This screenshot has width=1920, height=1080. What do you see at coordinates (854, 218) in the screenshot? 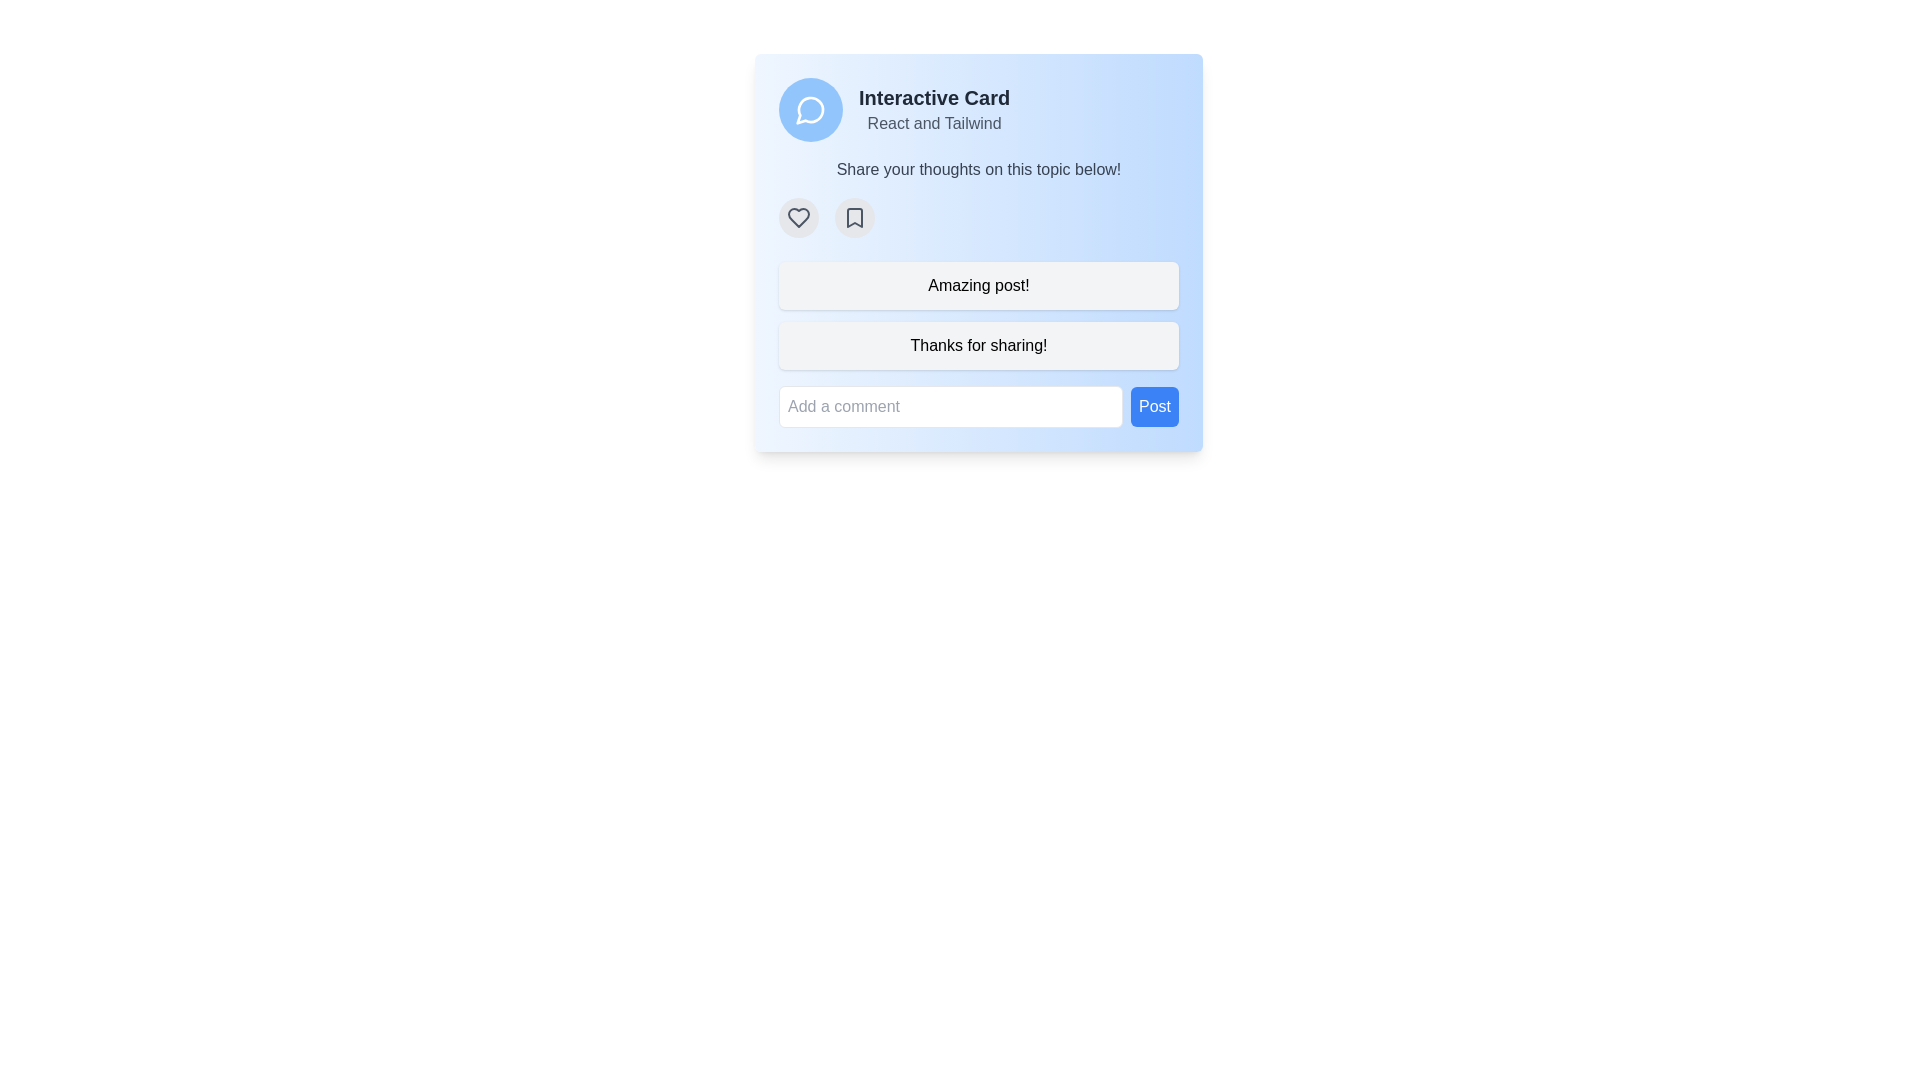
I see `the bookmark icon located within the circular button at the top left of the blue card, which is the second icon from the left after the heart-shaped icon` at bounding box center [854, 218].